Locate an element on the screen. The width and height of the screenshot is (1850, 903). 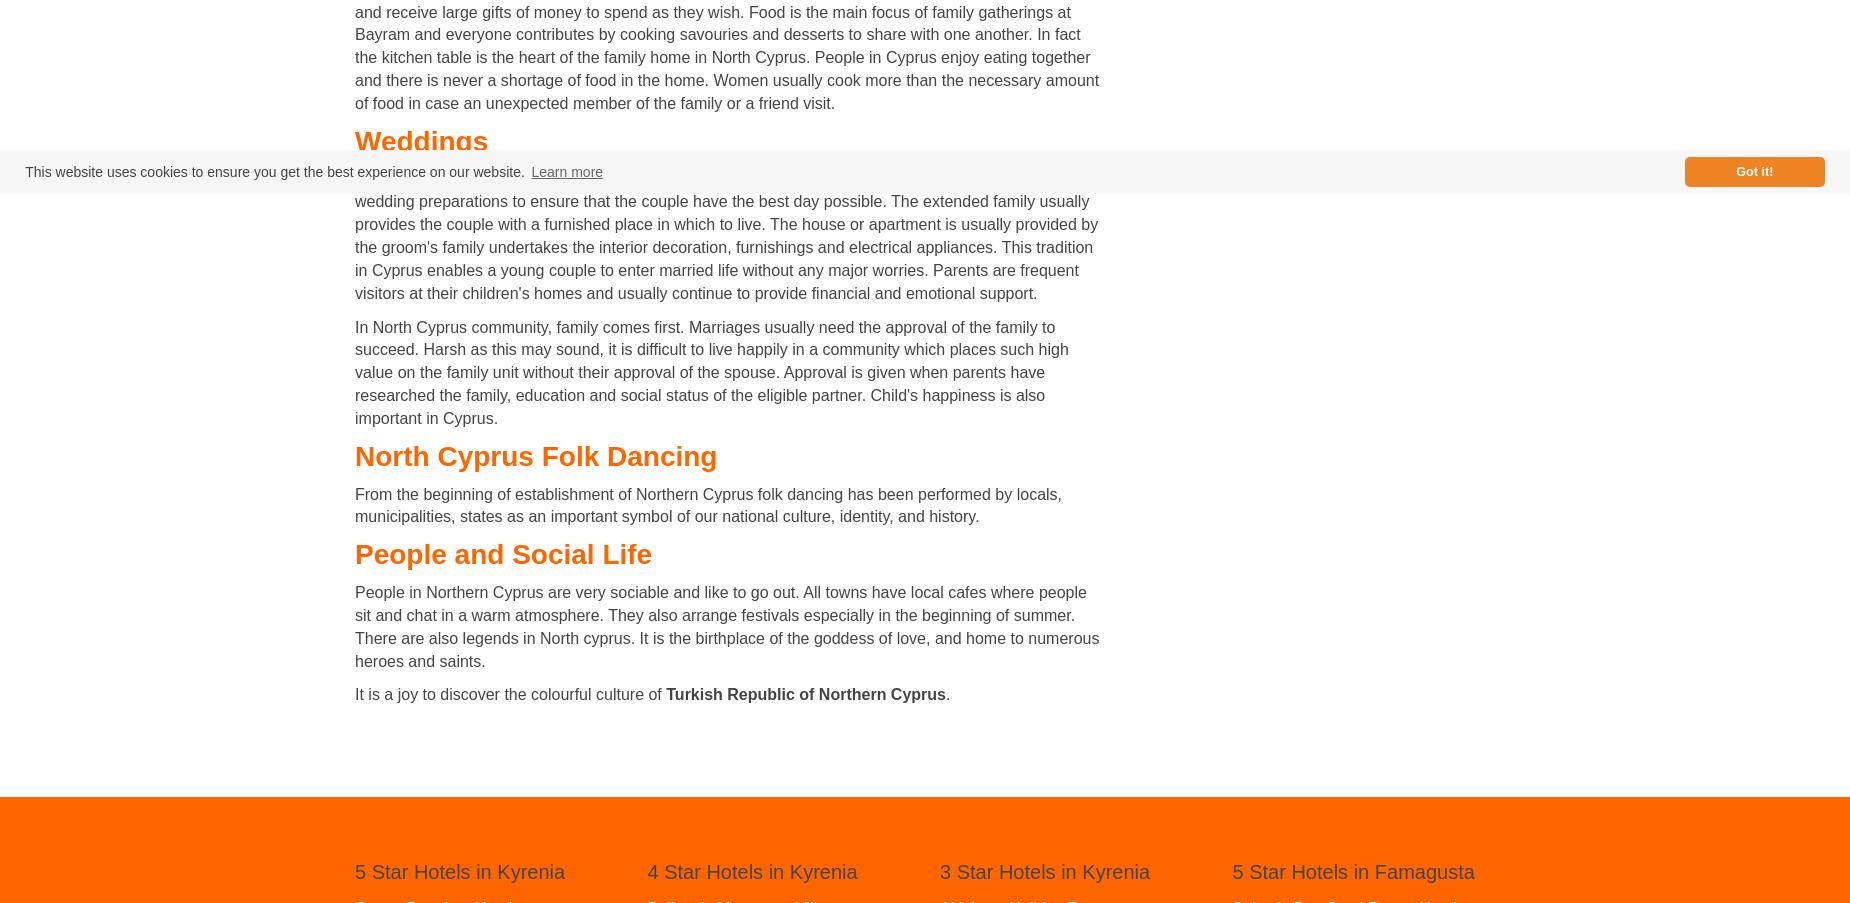
'3 Star Hotels in Kyrenia' is located at coordinates (938, 872).